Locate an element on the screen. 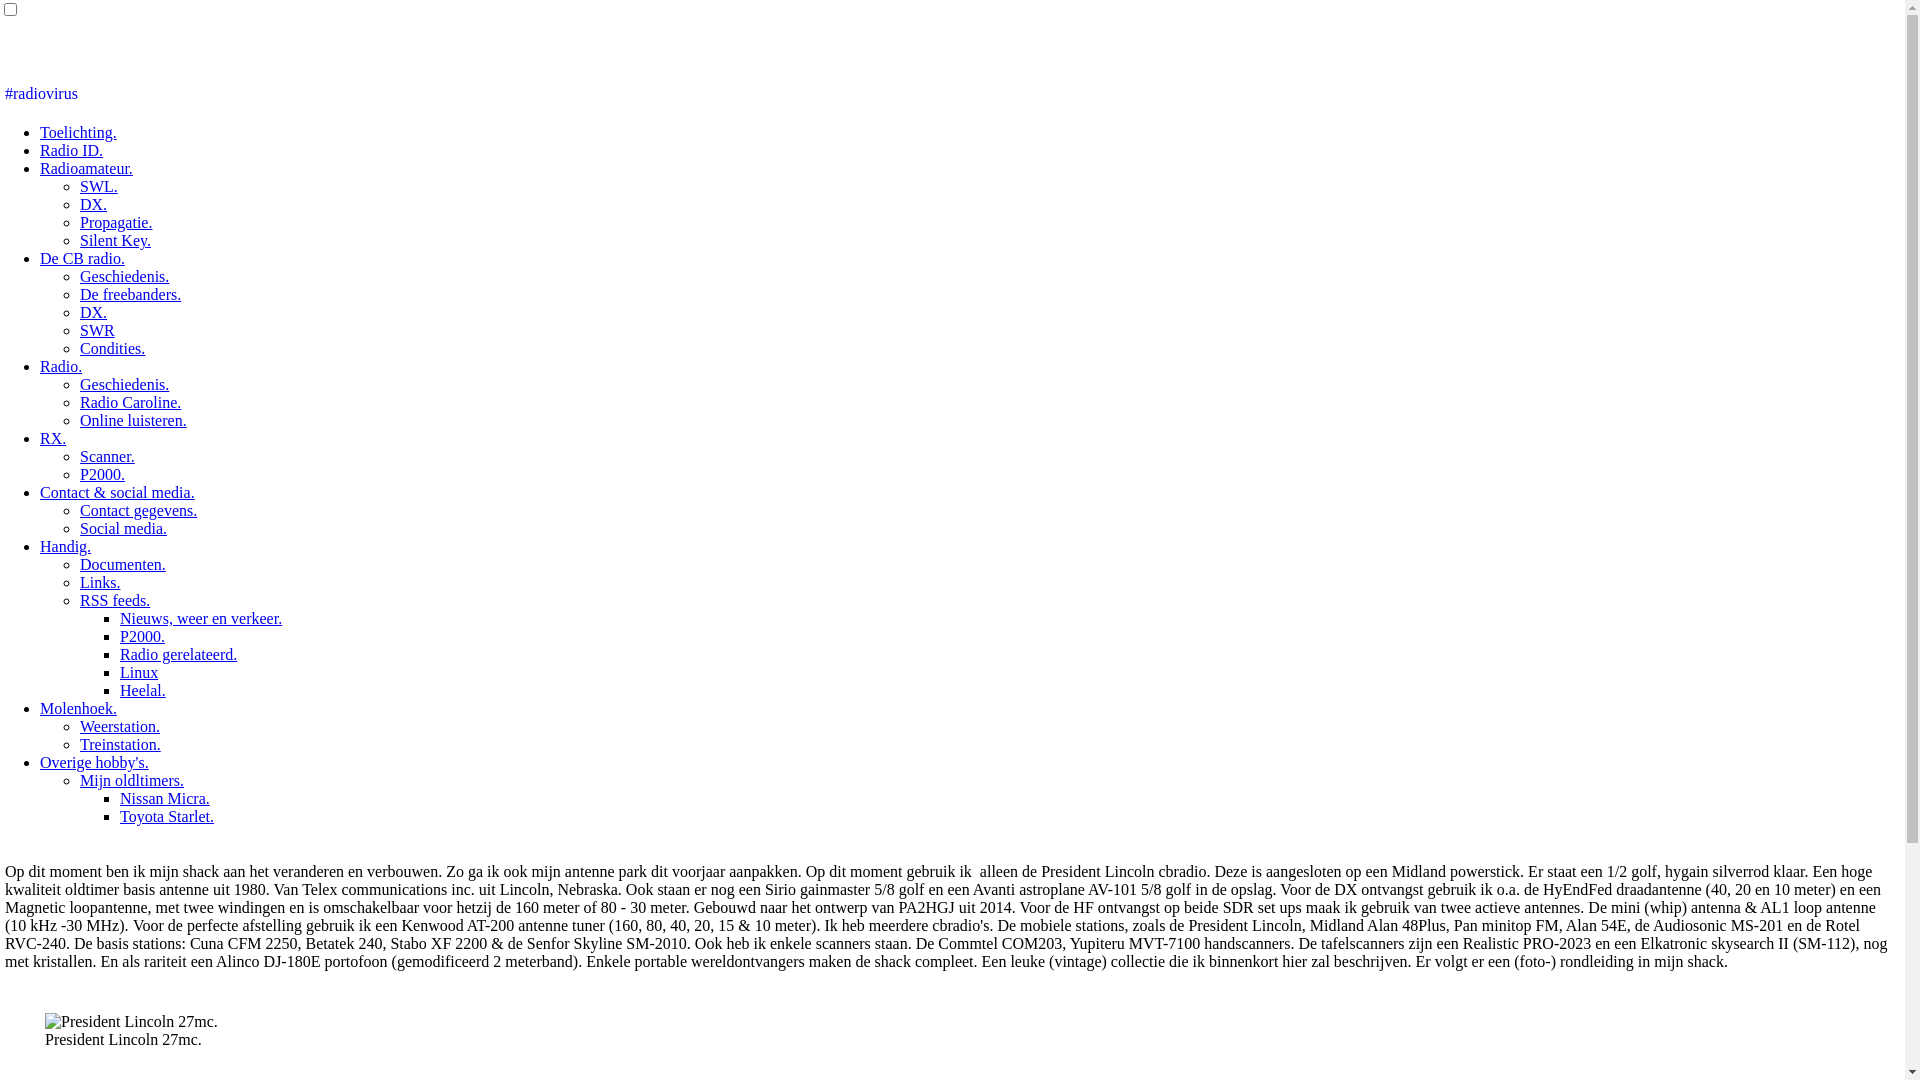 This screenshot has height=1080, width=1920. 'Contact gegevens.' is located at coordinates (137, 509).